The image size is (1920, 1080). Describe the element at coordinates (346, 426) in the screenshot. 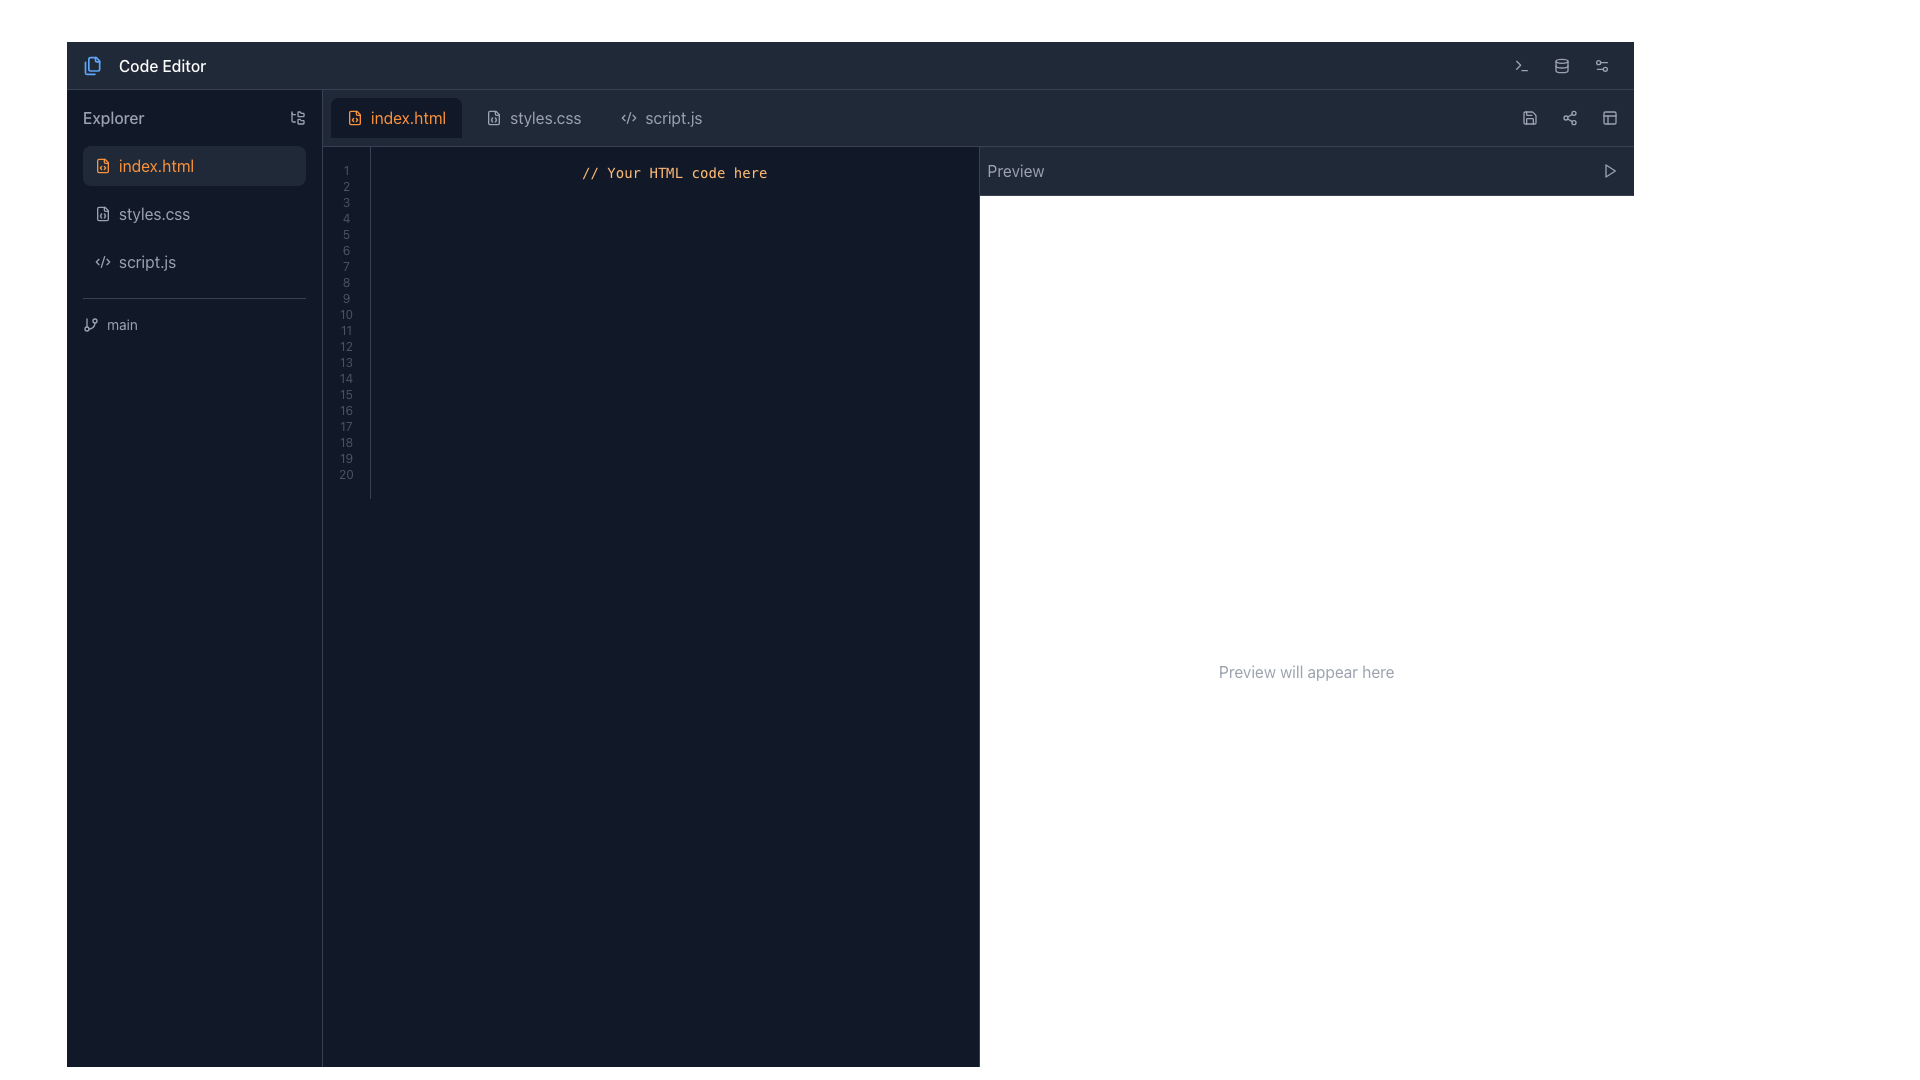

I see `the static text display showing the number '17', which is the 17th item in a vertical list of numeric elements located in the middle-right half of the interface` at that location.